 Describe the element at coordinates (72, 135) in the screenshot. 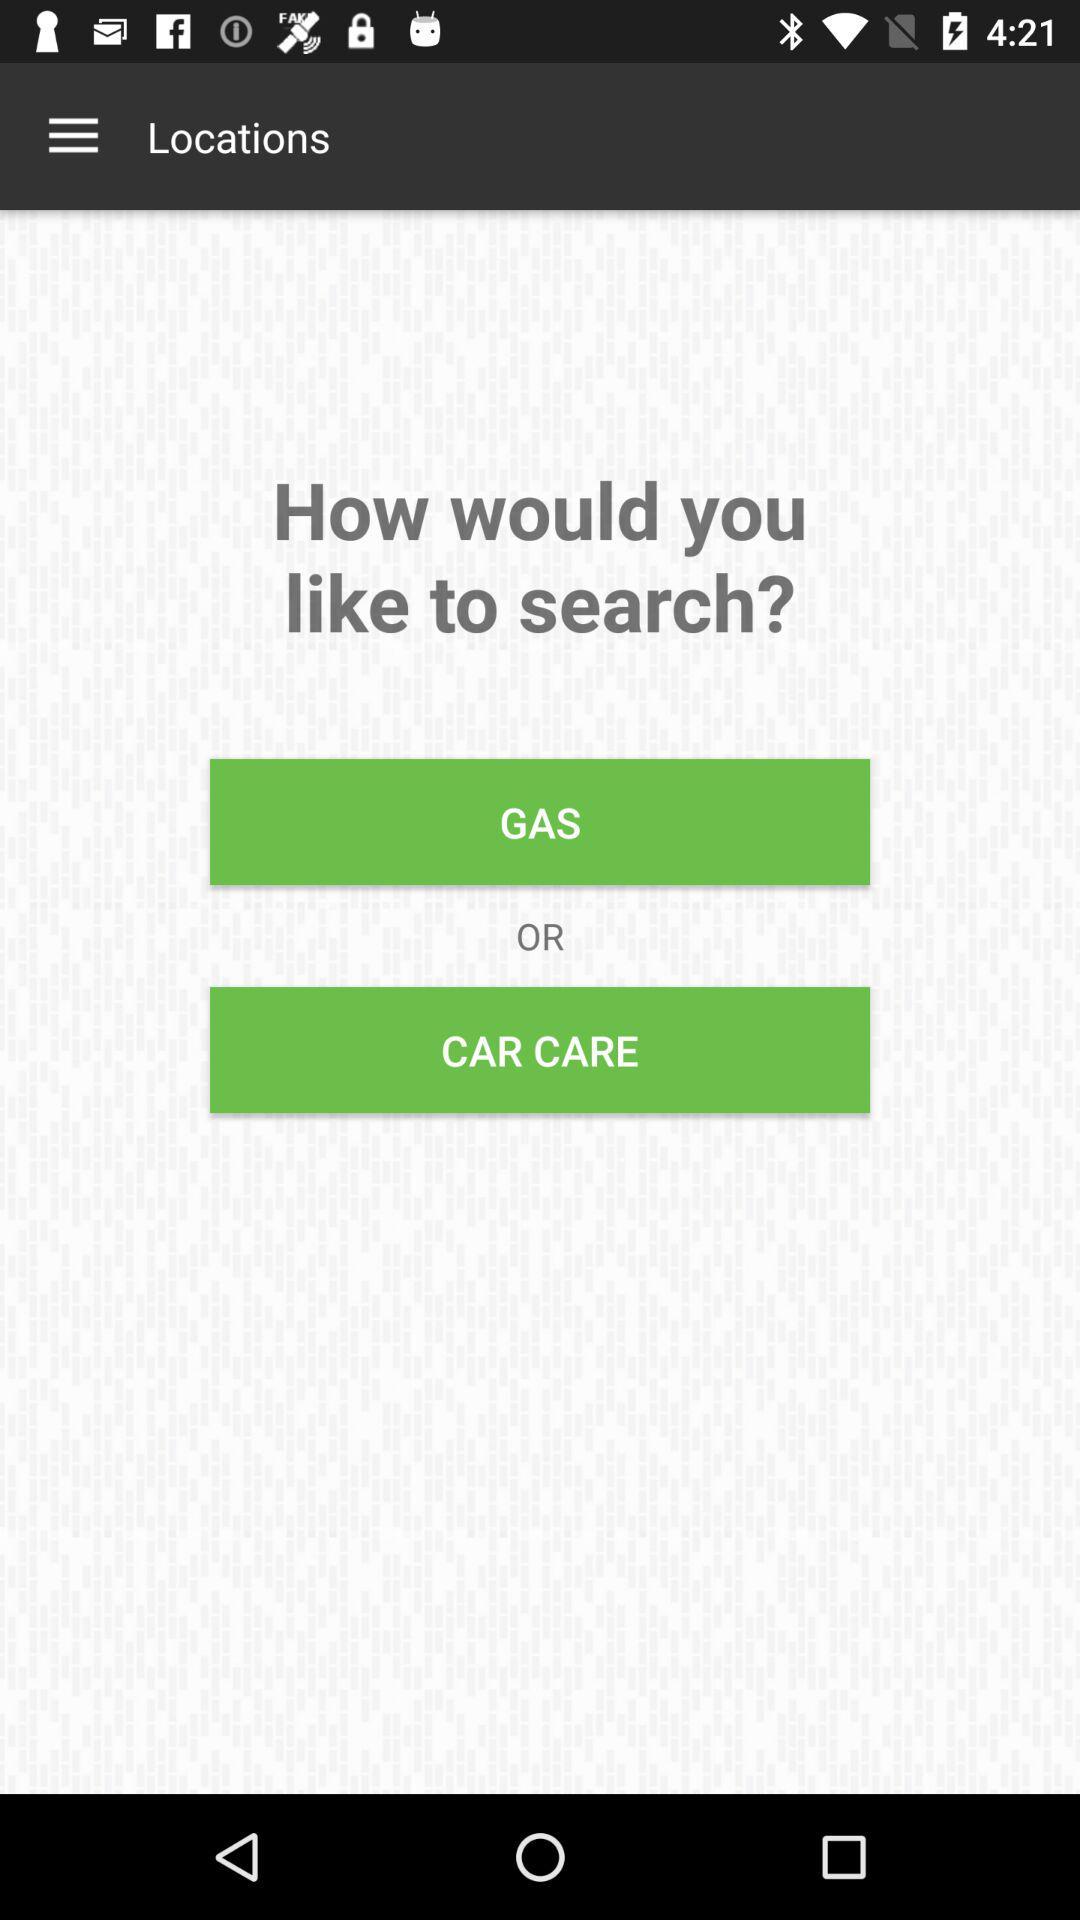

I see `the icon next to the locations item` at that location.